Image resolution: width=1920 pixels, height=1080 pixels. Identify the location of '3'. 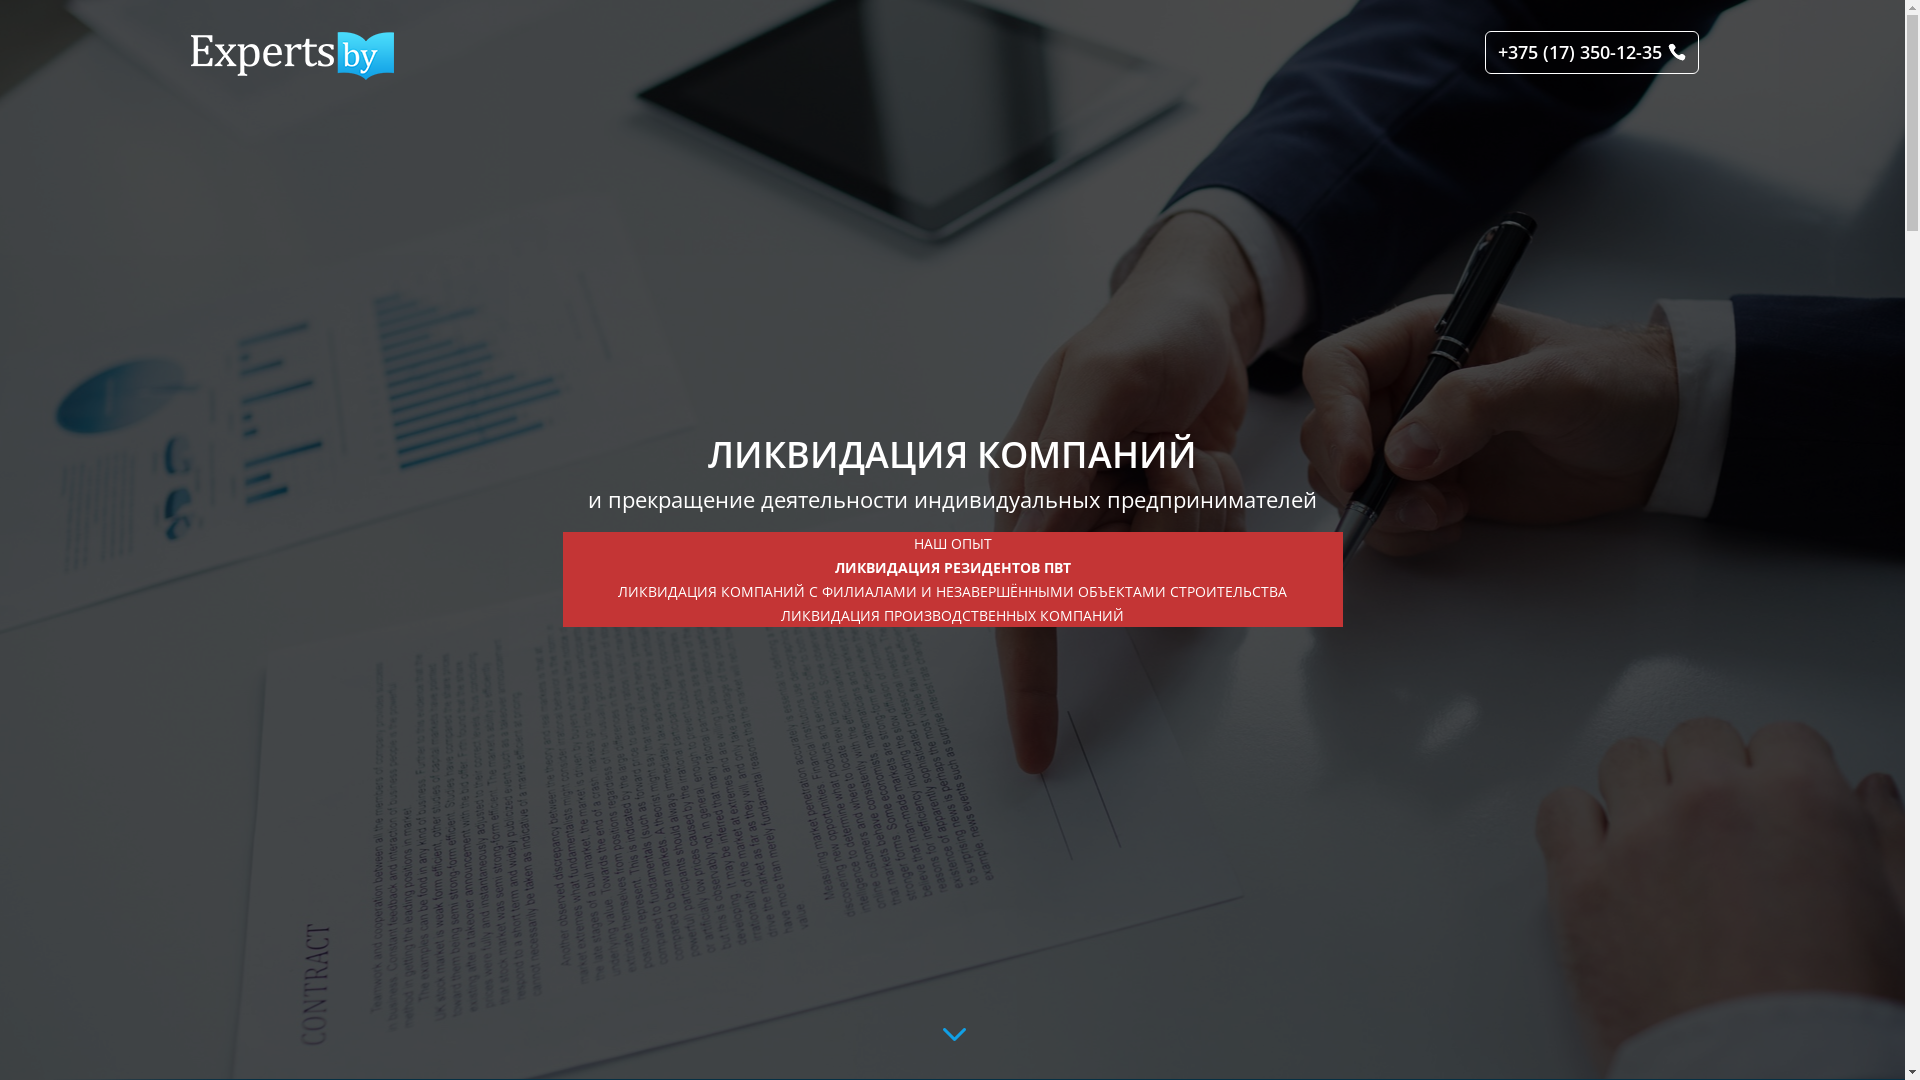
(951, 1033).